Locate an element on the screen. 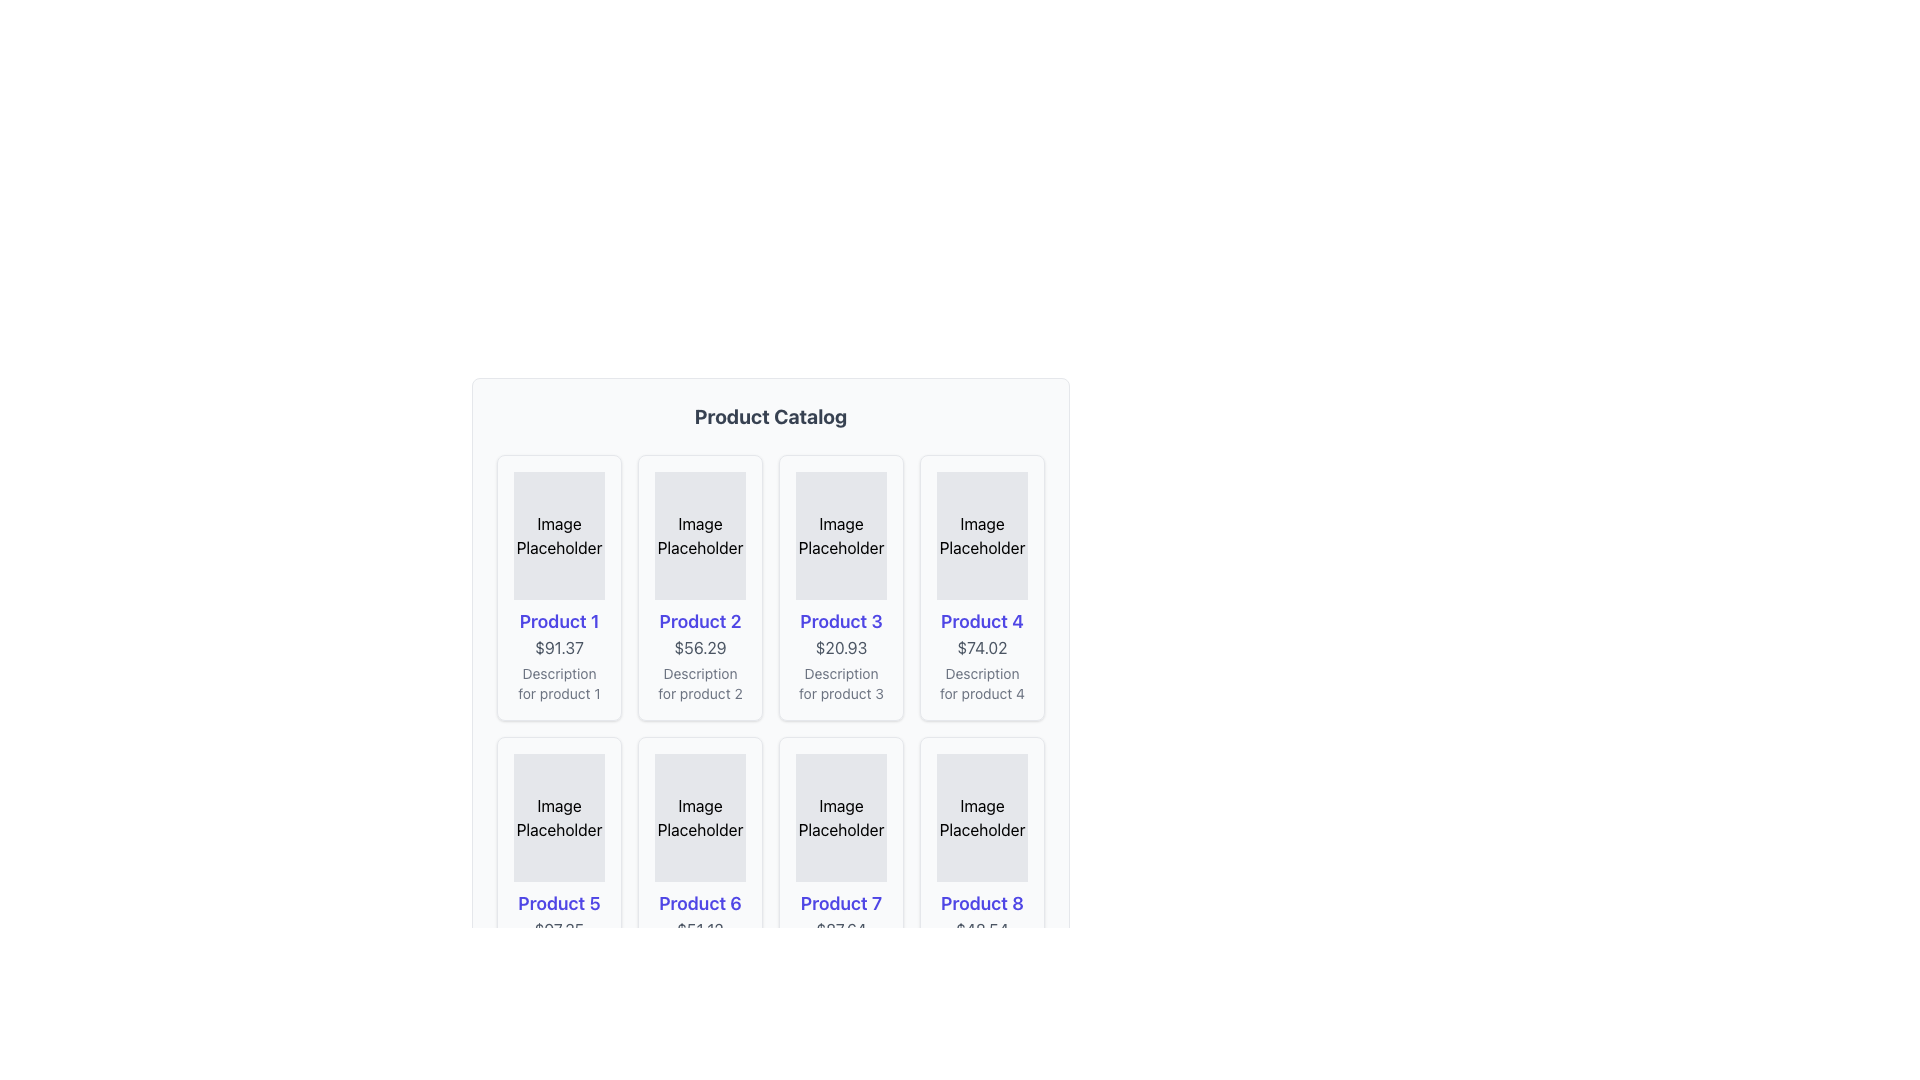  the descriptive text label for 'Product 2', located beneath the price '$56.29' within the product card is located at coordinates (700, 682).